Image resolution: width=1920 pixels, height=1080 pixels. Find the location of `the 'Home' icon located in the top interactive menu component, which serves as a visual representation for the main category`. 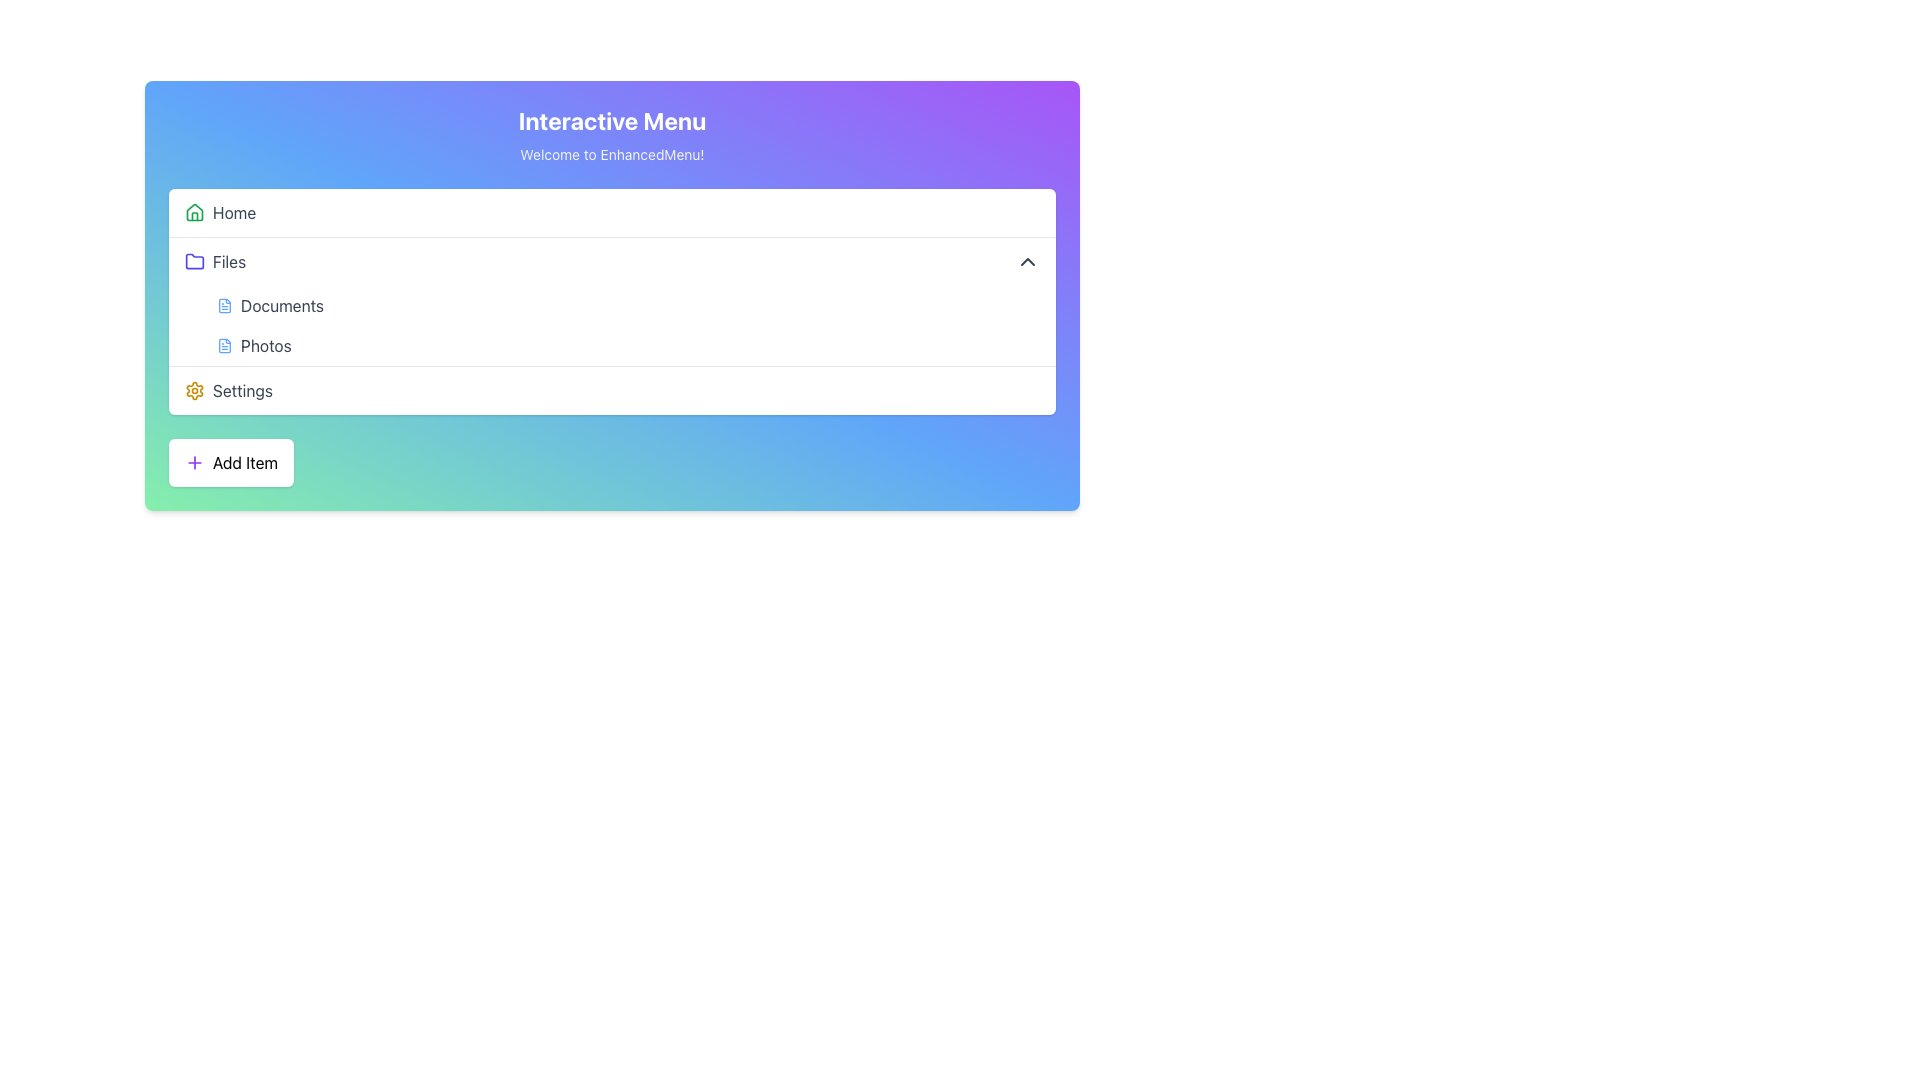

the 'Home' icon located in the top interactive menu component, which serves as a visual representation for the main category is located at coordinates (195, 212).